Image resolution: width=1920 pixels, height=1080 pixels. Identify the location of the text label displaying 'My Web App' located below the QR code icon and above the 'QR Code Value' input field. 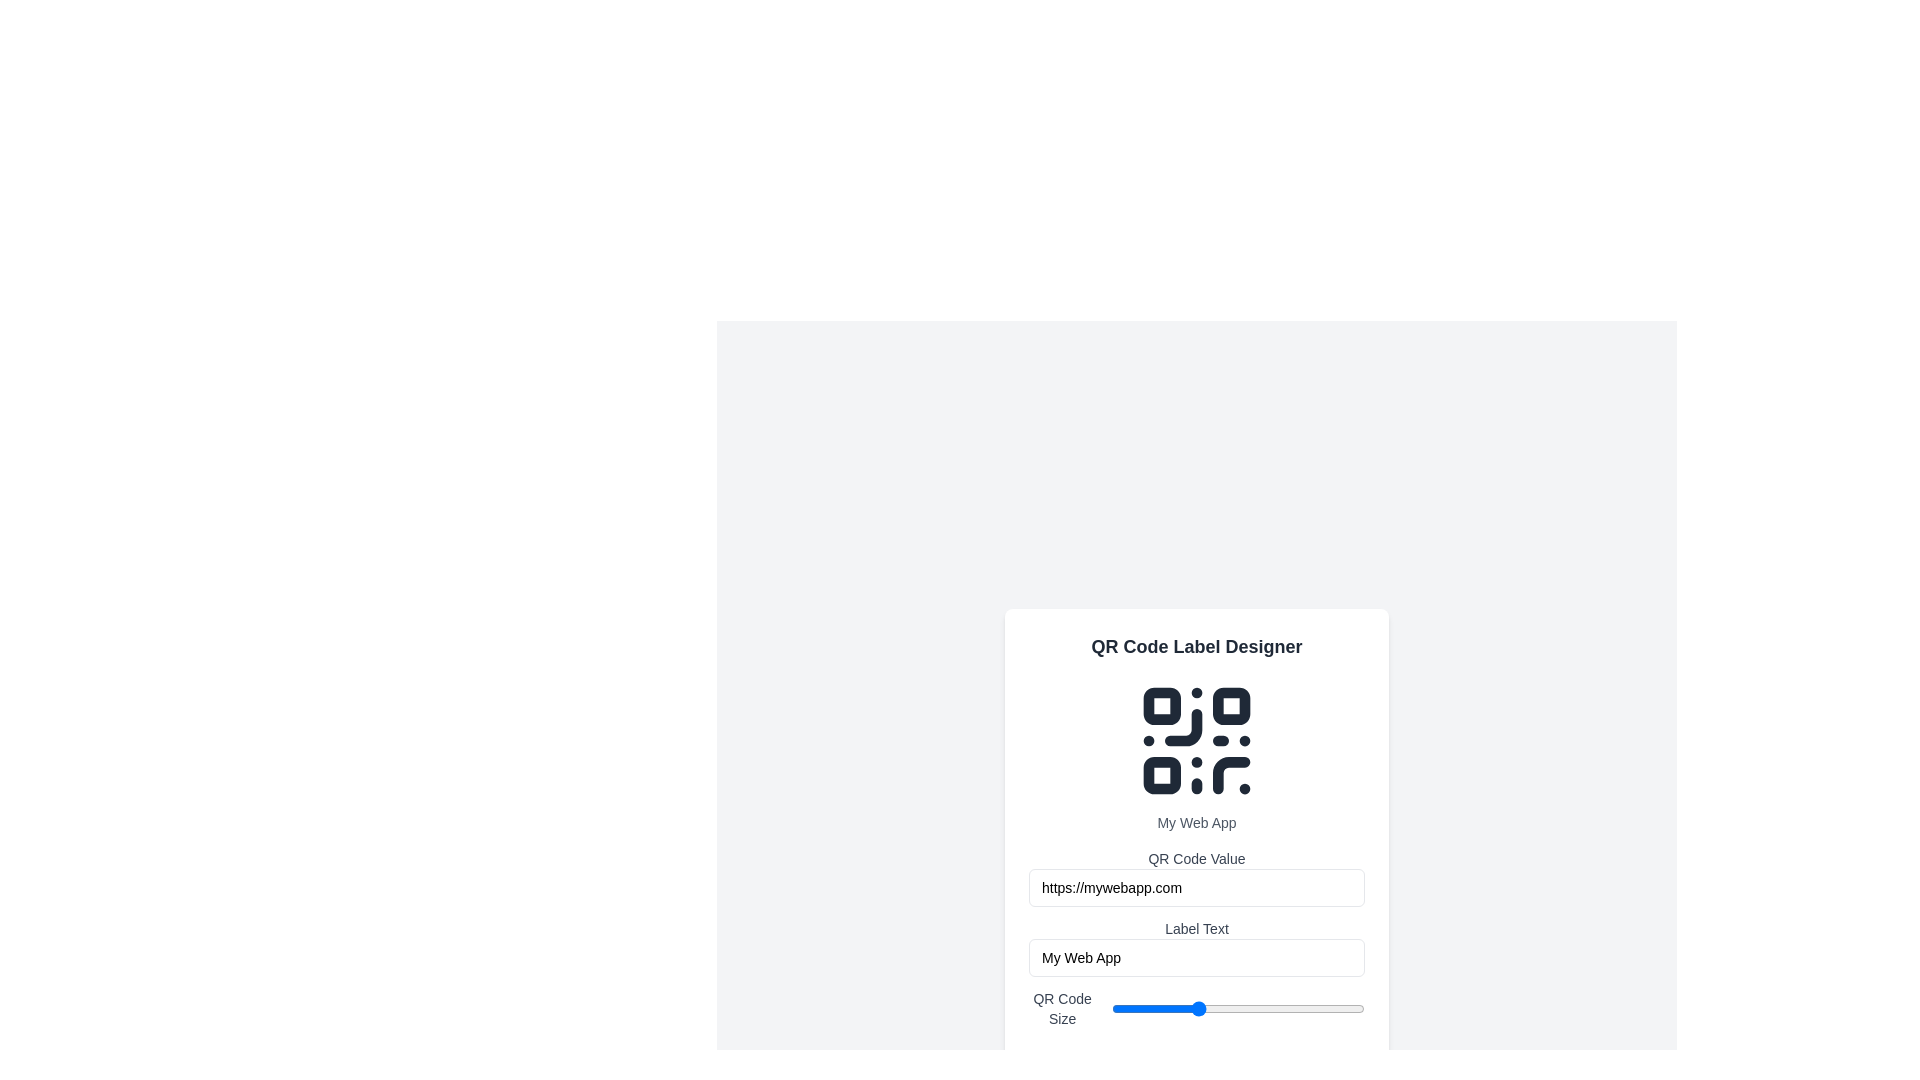
(1196, 822).